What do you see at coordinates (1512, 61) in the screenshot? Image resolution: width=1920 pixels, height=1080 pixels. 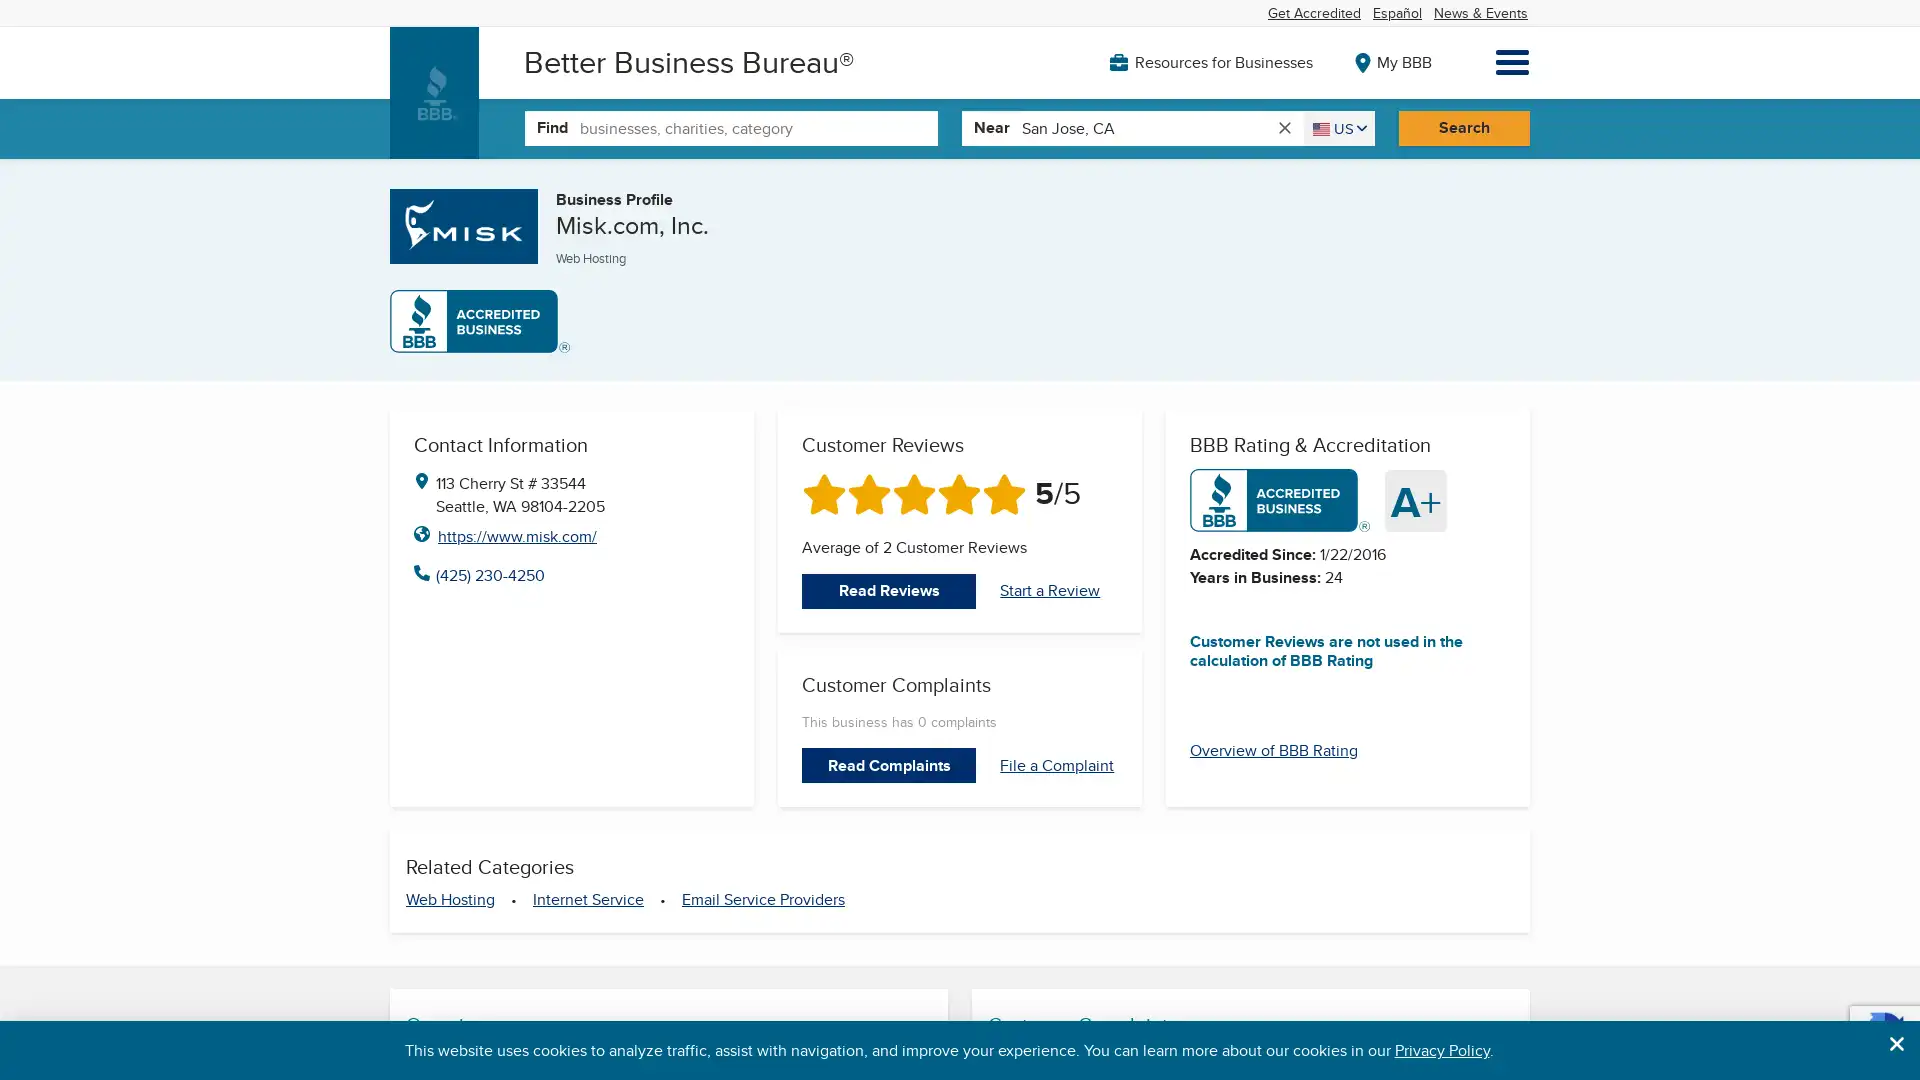 I see `Menu` at bounding box center [1512, 61].